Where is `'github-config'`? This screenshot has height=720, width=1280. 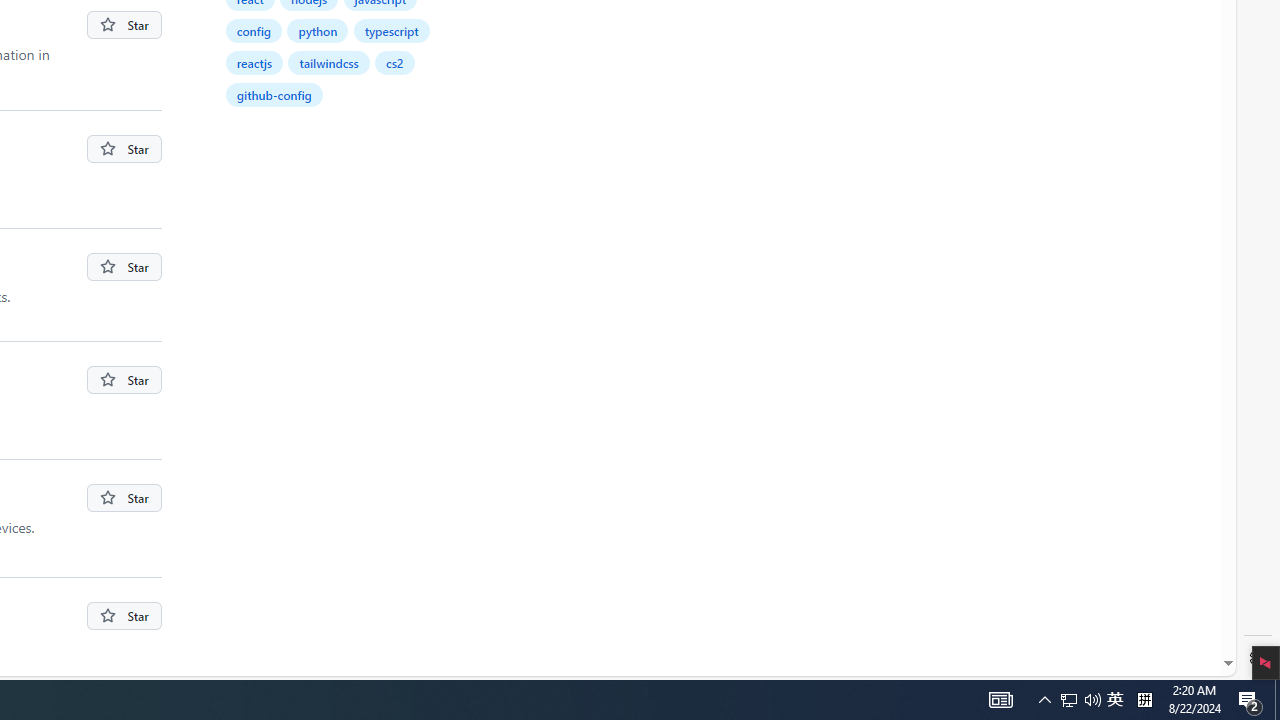
'github-config' is located at coordinates (272, 95).